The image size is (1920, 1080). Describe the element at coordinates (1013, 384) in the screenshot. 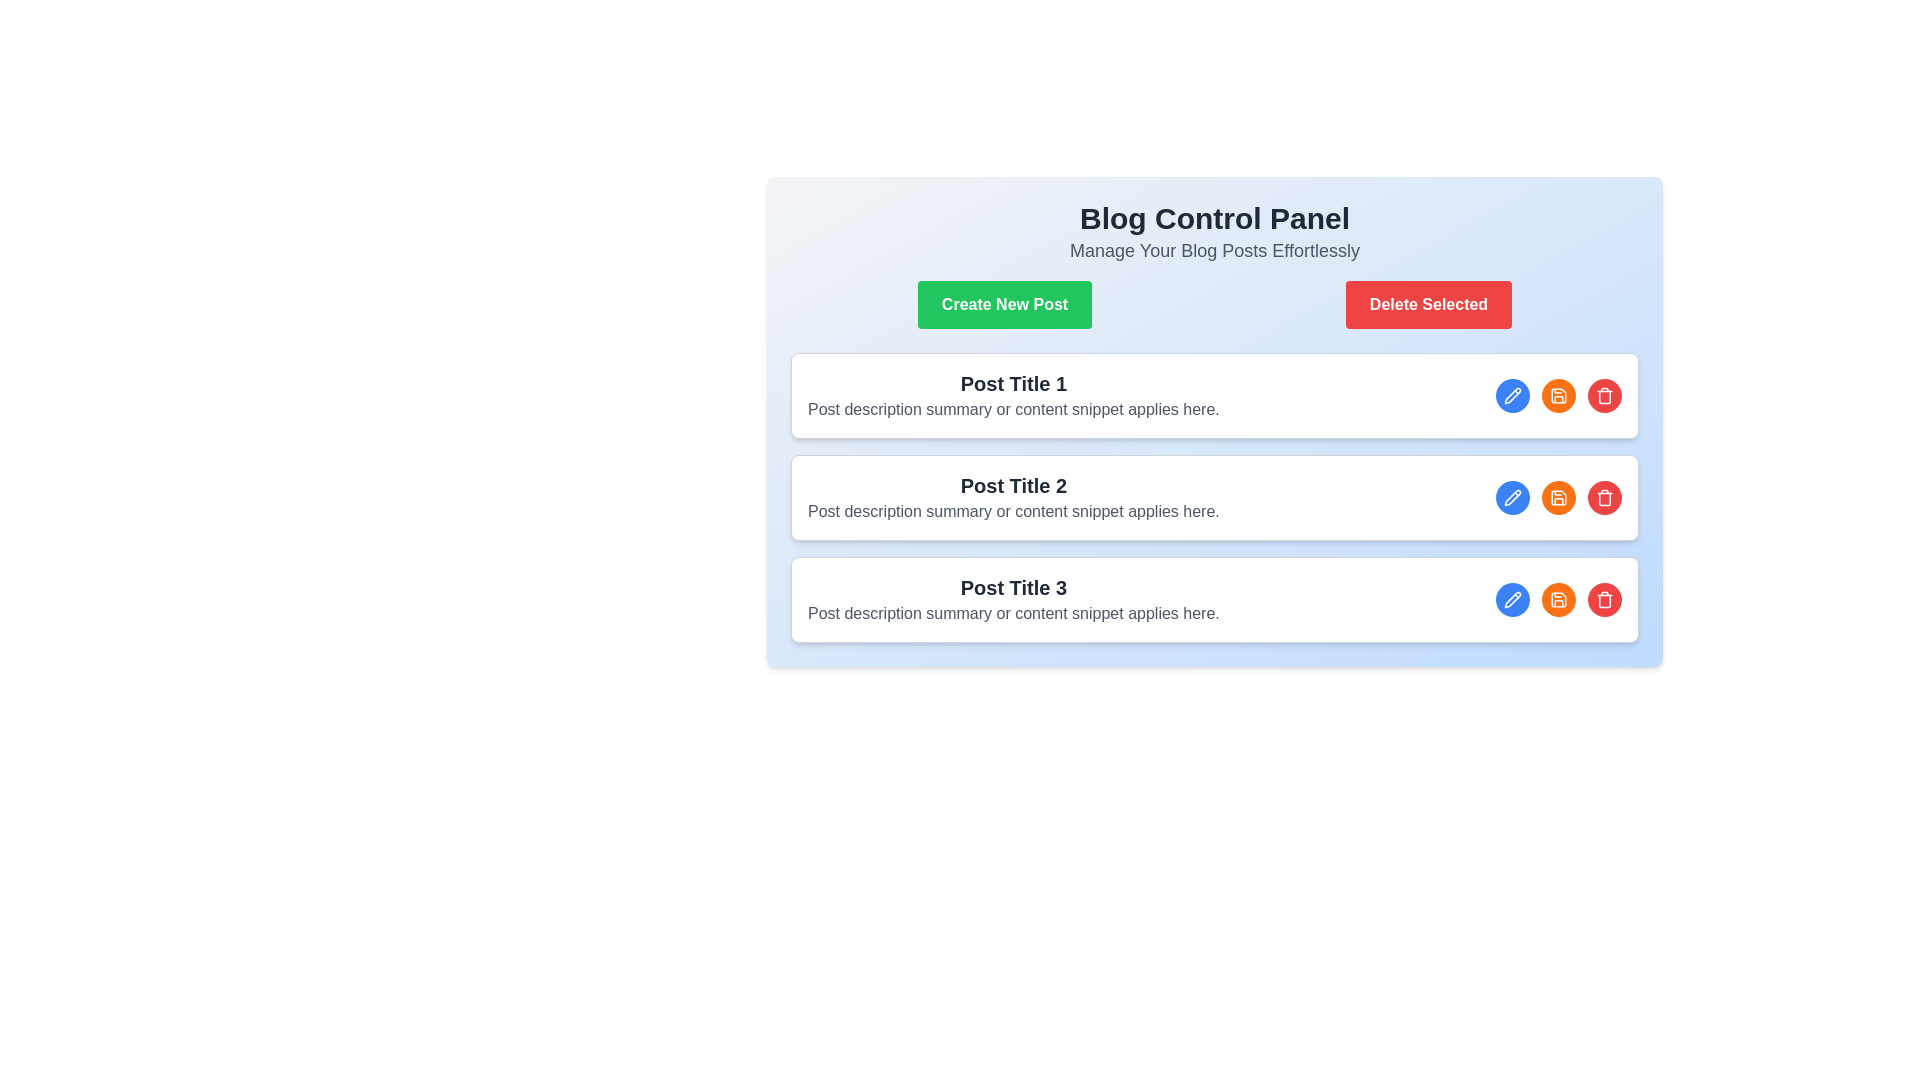

I see `the text label displaying 'Post Title 1'` at that location.